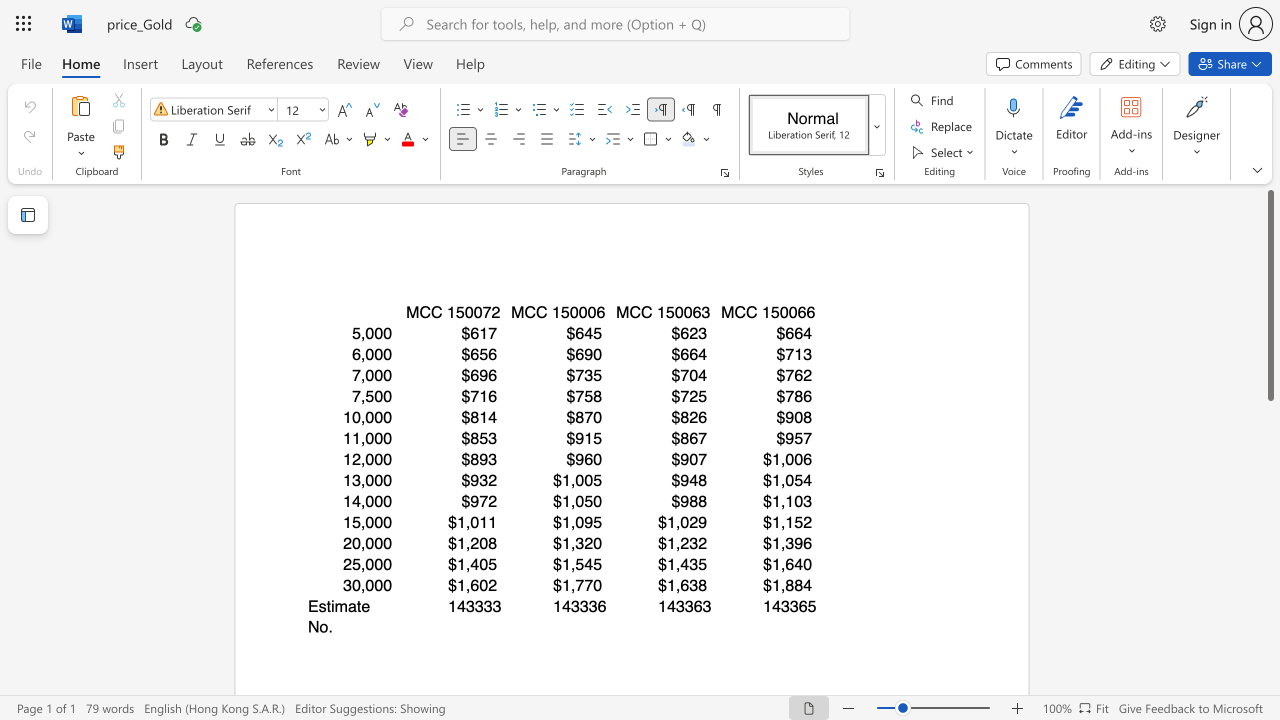  Describe the element at coordinates (1269, 570) in the screenshot. I see `the scrollbar on the right to shift the page lower` at that location.